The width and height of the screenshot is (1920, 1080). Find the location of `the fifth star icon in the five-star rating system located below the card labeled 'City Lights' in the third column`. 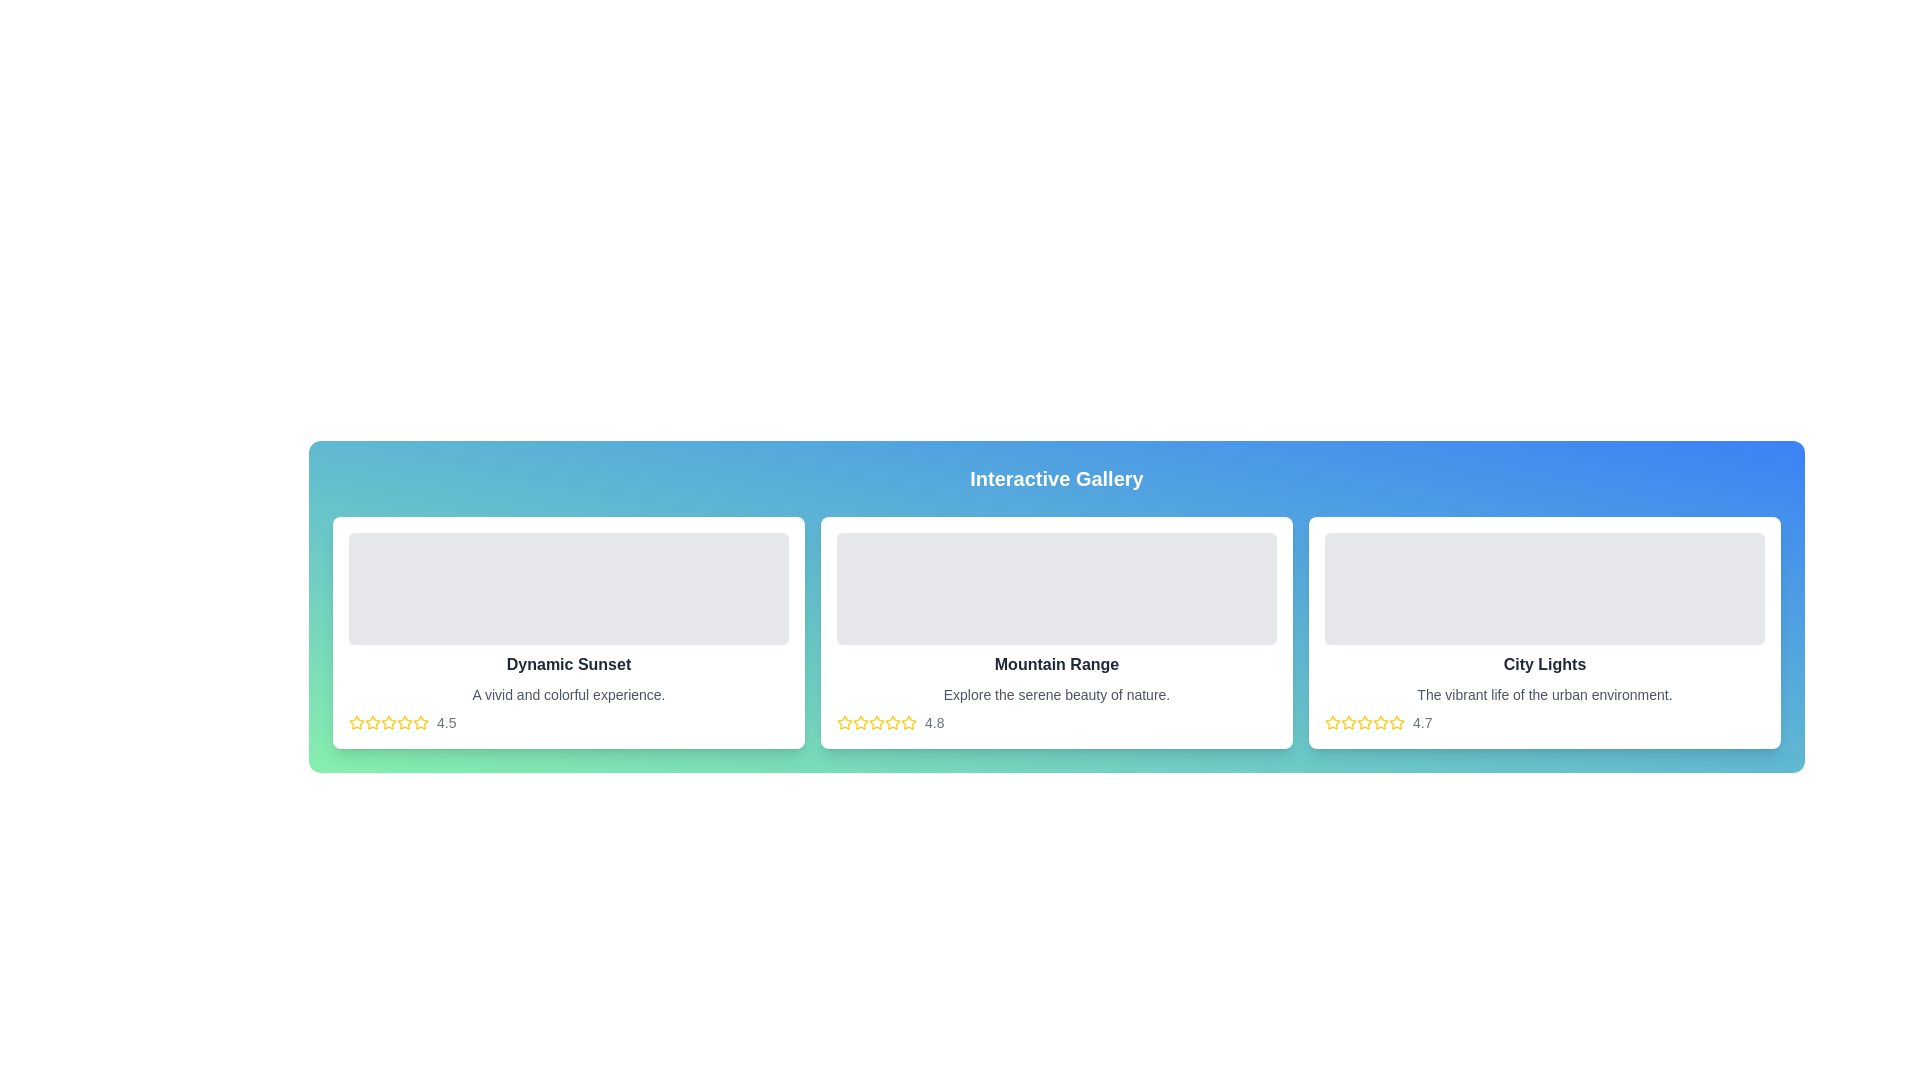

the fifth star icon in the five-star rating system located below the card labeled 'City Lights' in the third column is located at coordinates (1395, 722).